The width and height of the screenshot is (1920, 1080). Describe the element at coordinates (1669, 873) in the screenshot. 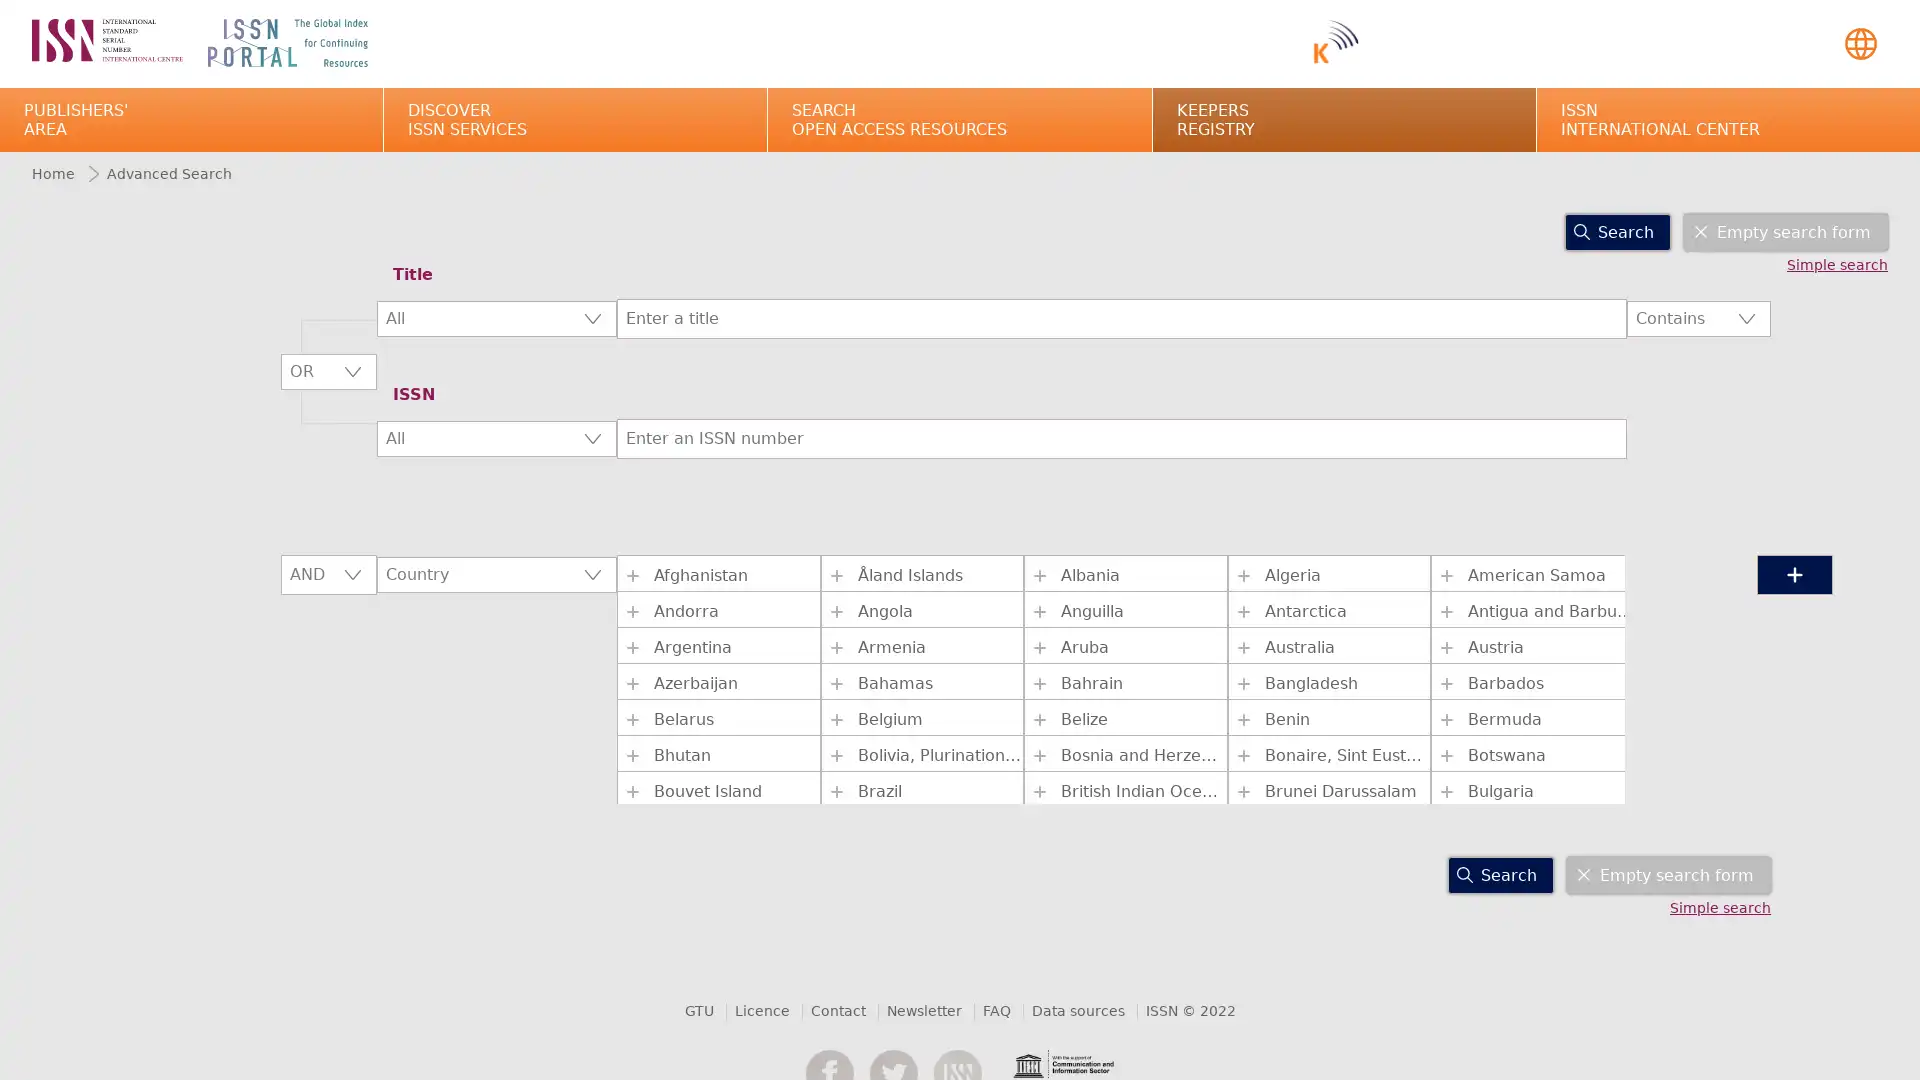

I see `Empty search form` at that location.